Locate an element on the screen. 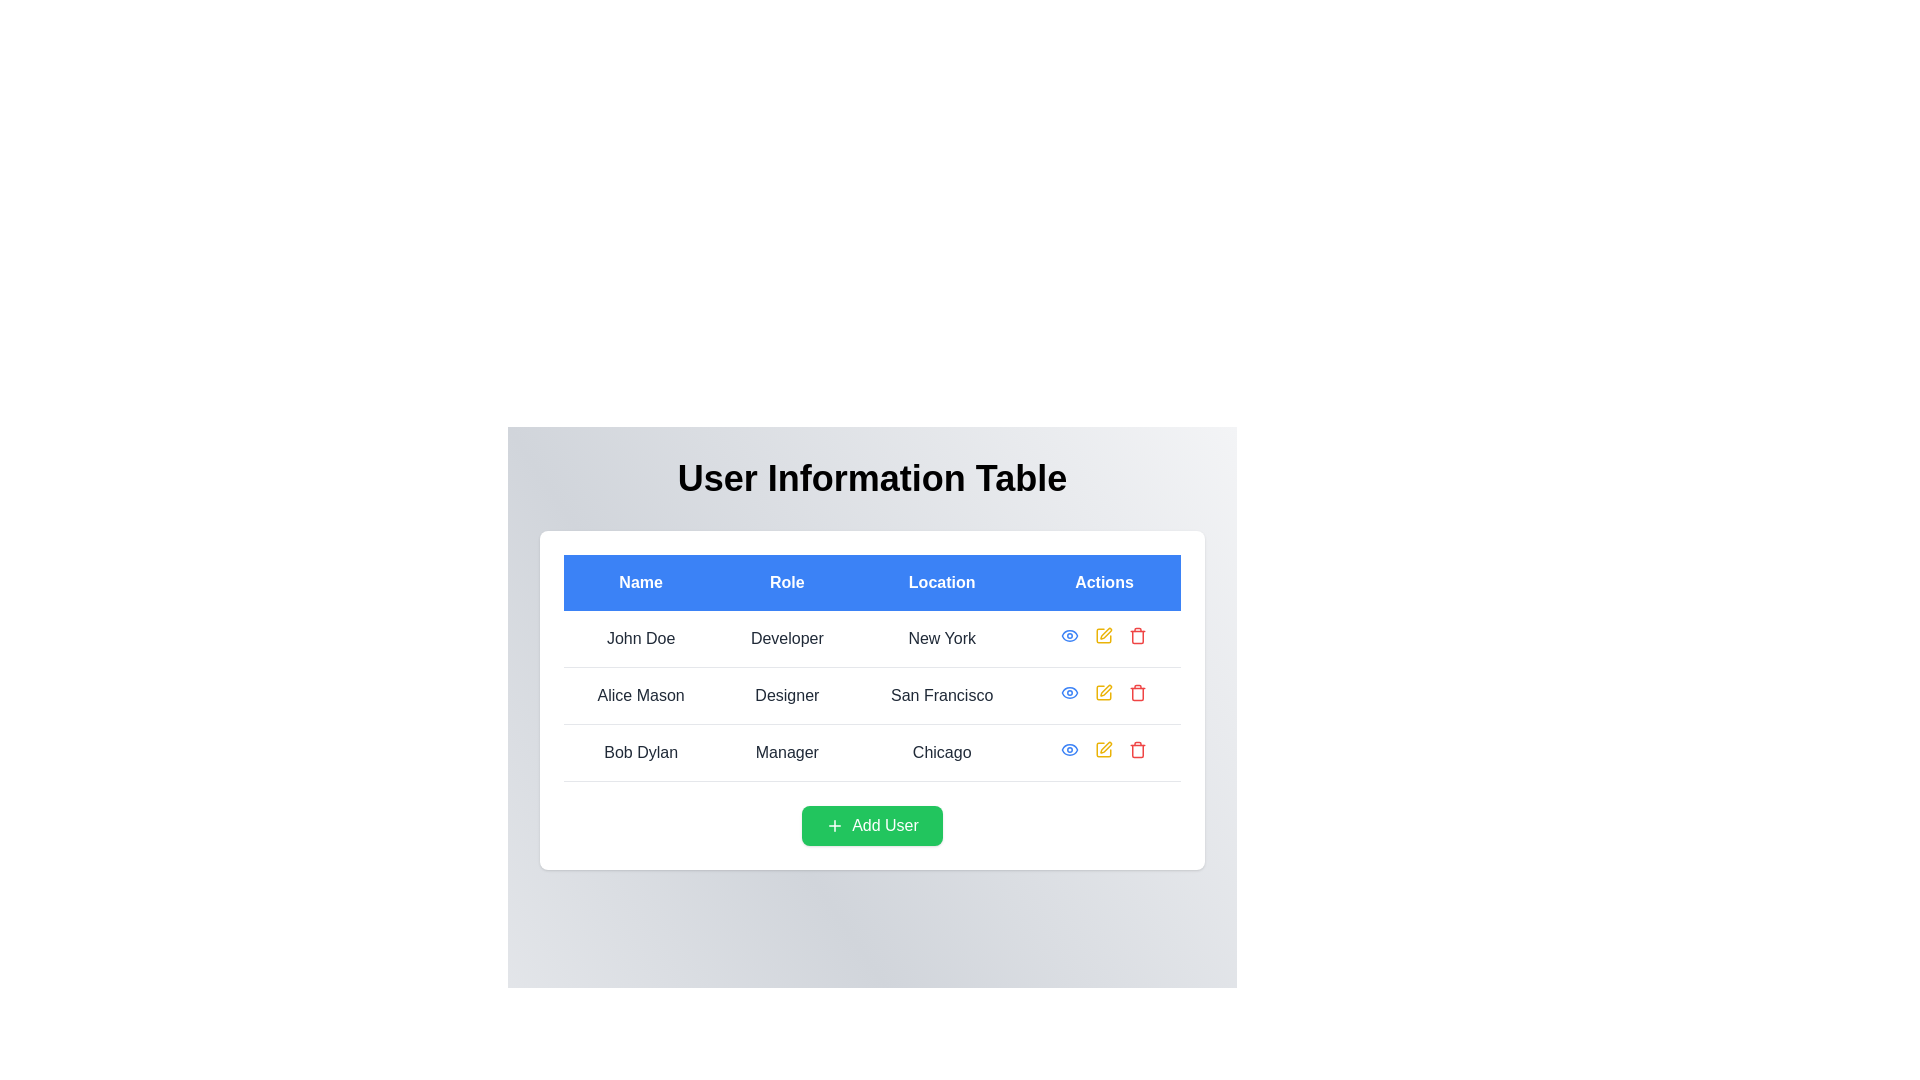  the distinct rectangular button with a bright green background and white text reading 'Add User' is located at coordinates (872, 825).